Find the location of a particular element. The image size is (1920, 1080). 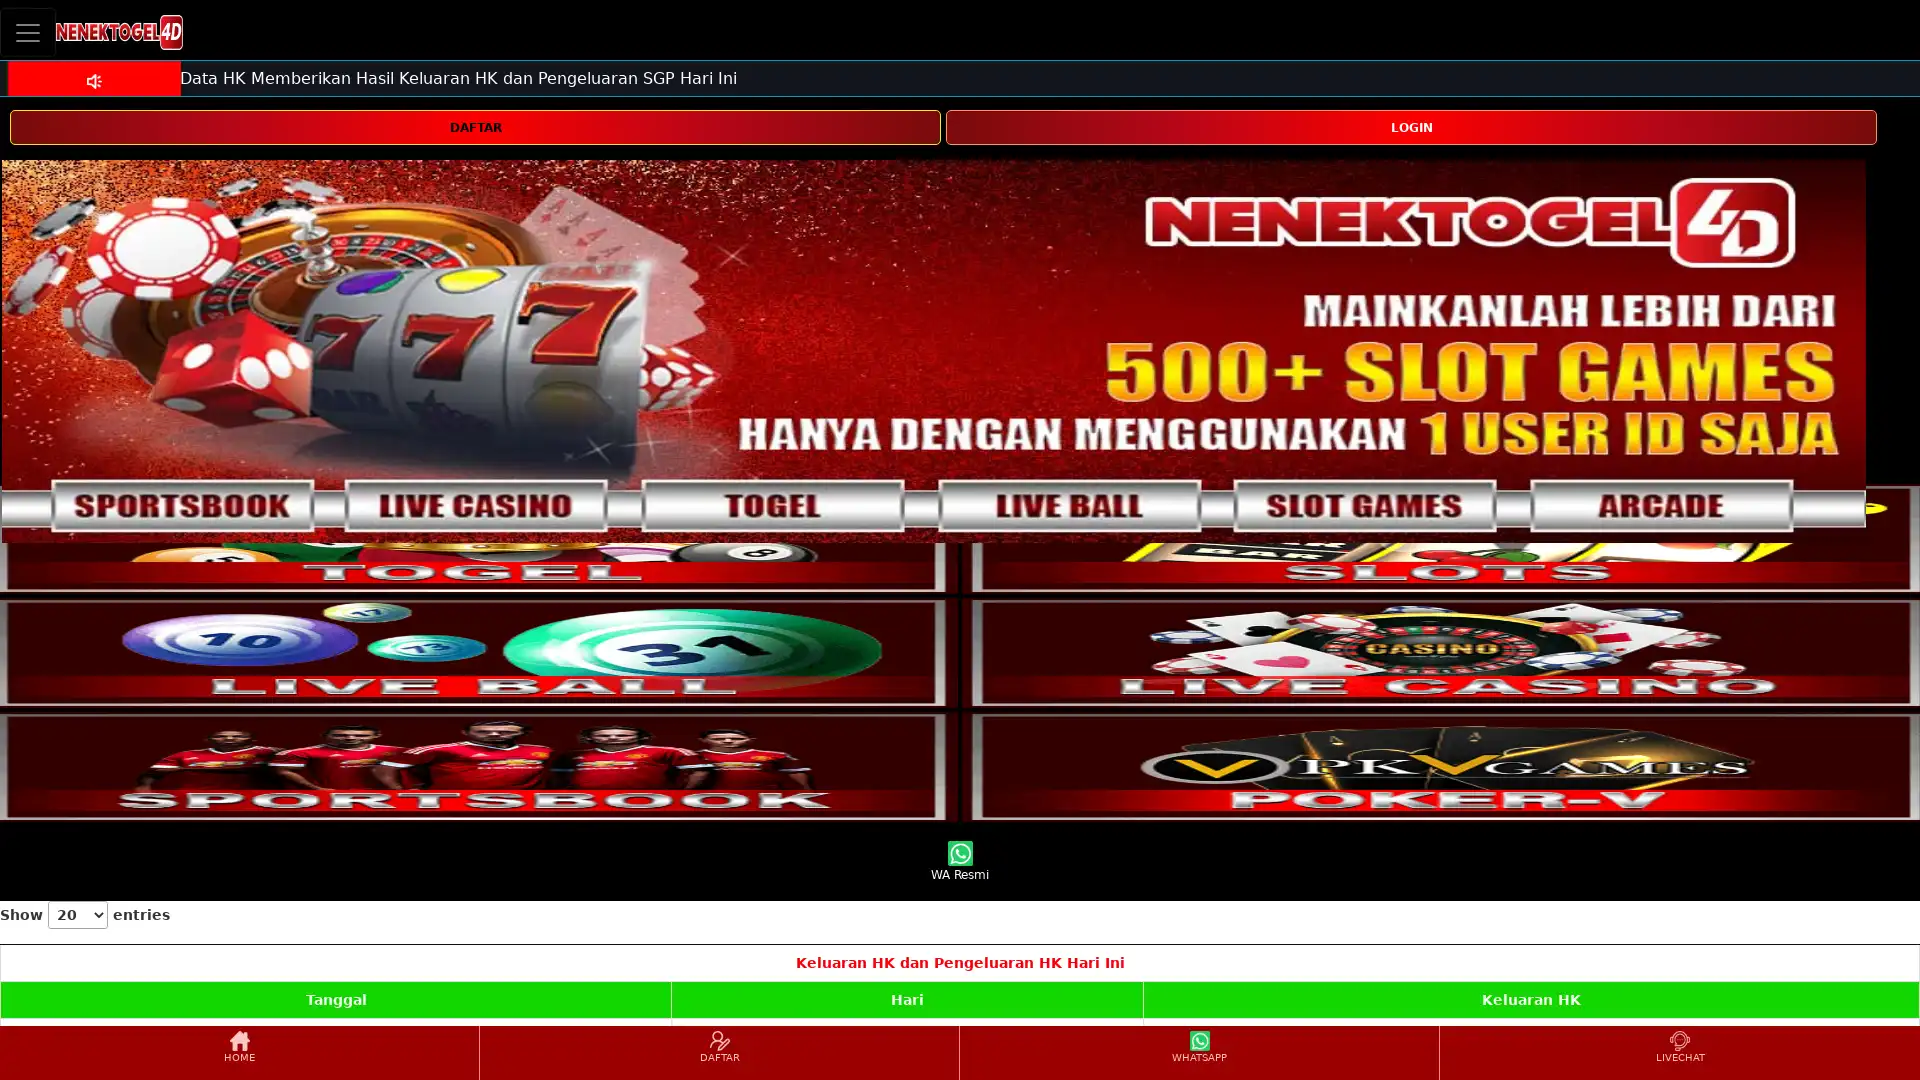

LOGIN is located at coordinates (1410, 127).